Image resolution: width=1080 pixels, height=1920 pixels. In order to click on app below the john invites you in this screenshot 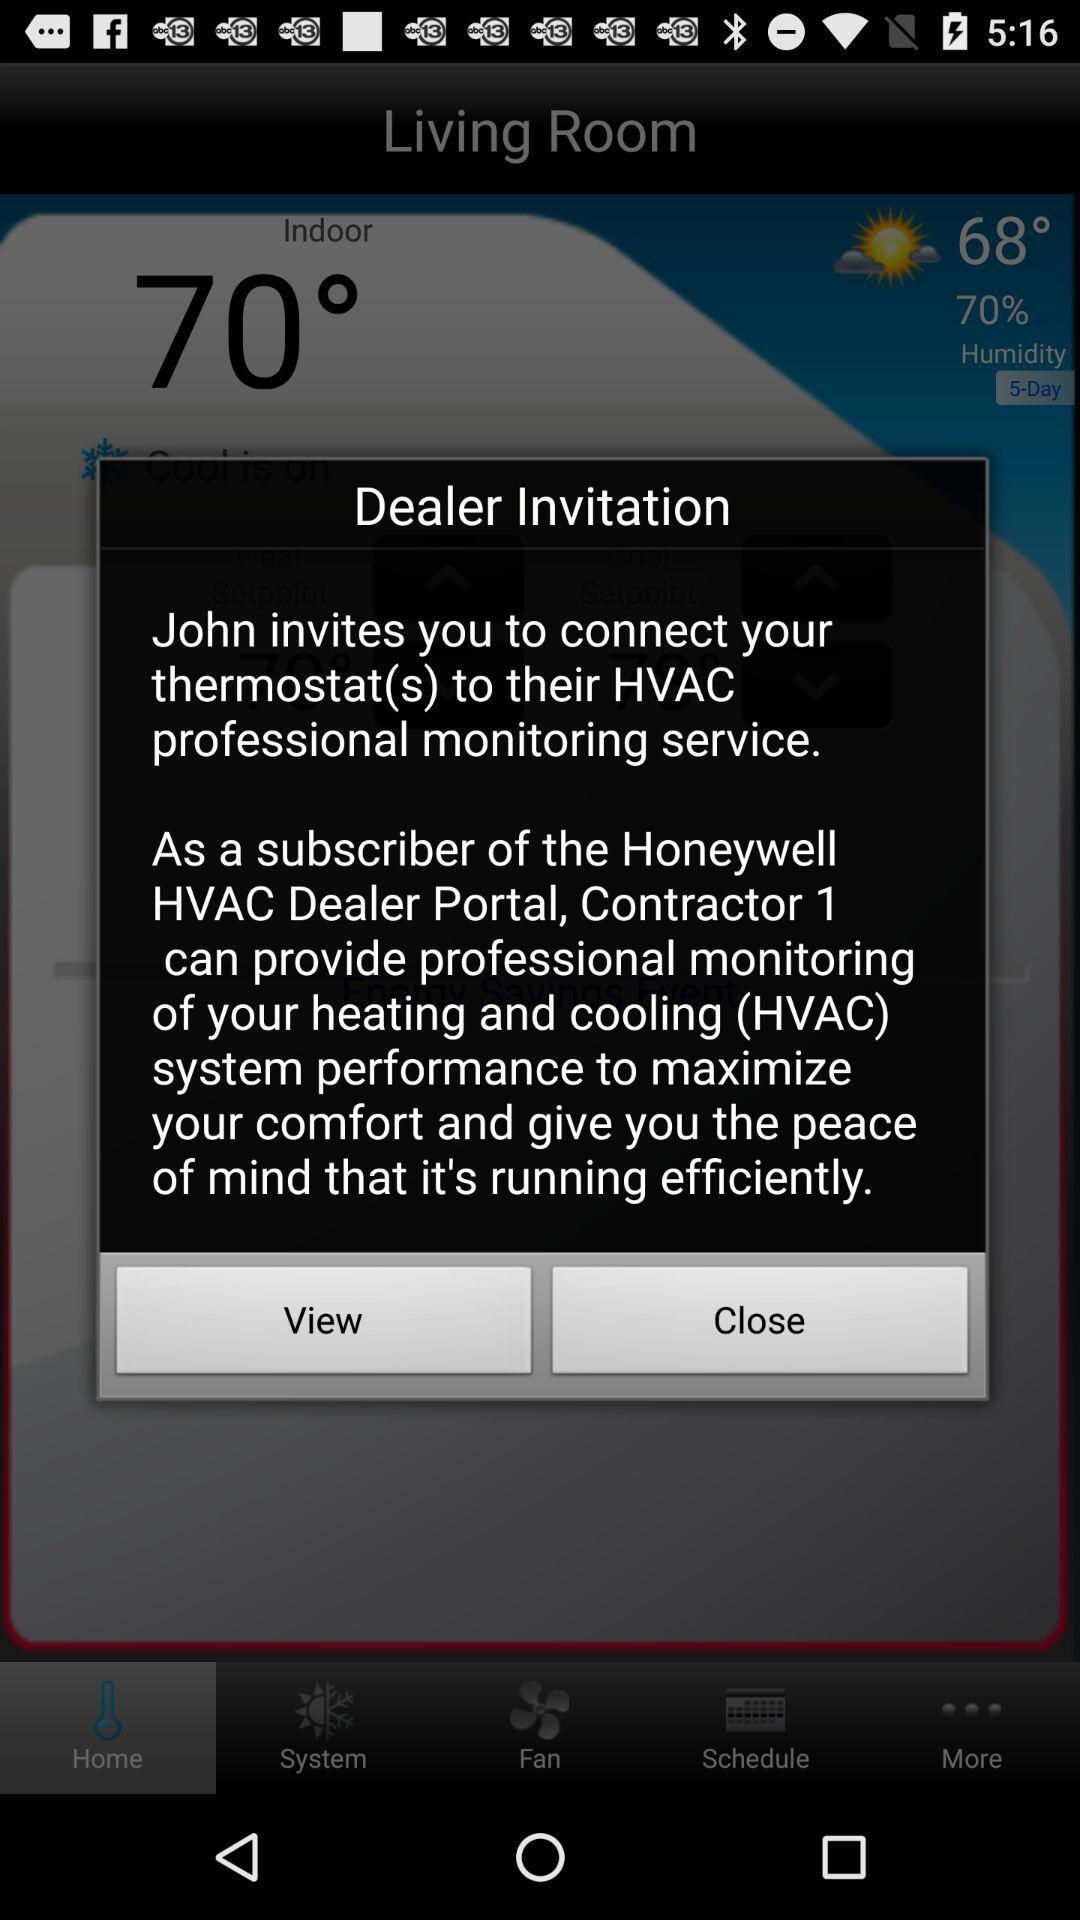, I will do `click(323, 1325)`.